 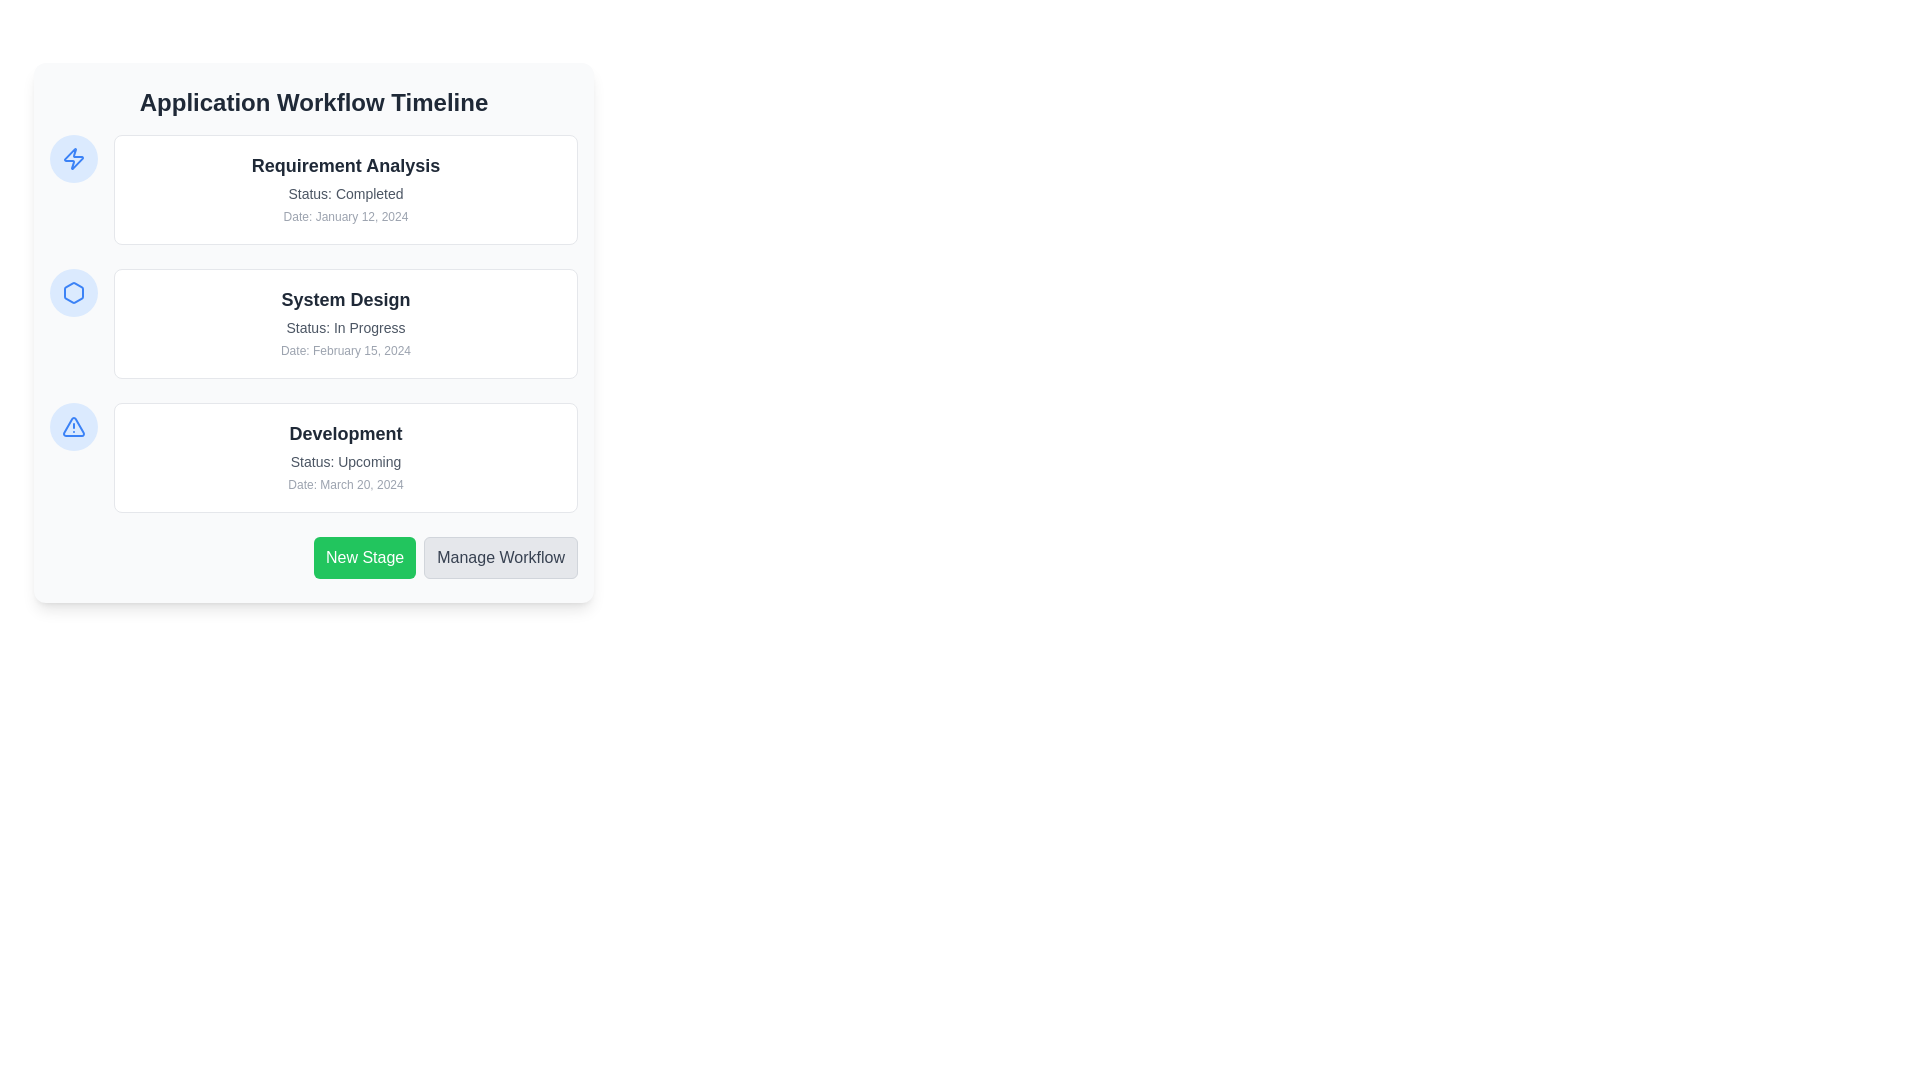 I want to click on the 'Requirement Analysis' Content card at the top of the Application Workflow Timeline for additional info, so click(x=312, y=189).